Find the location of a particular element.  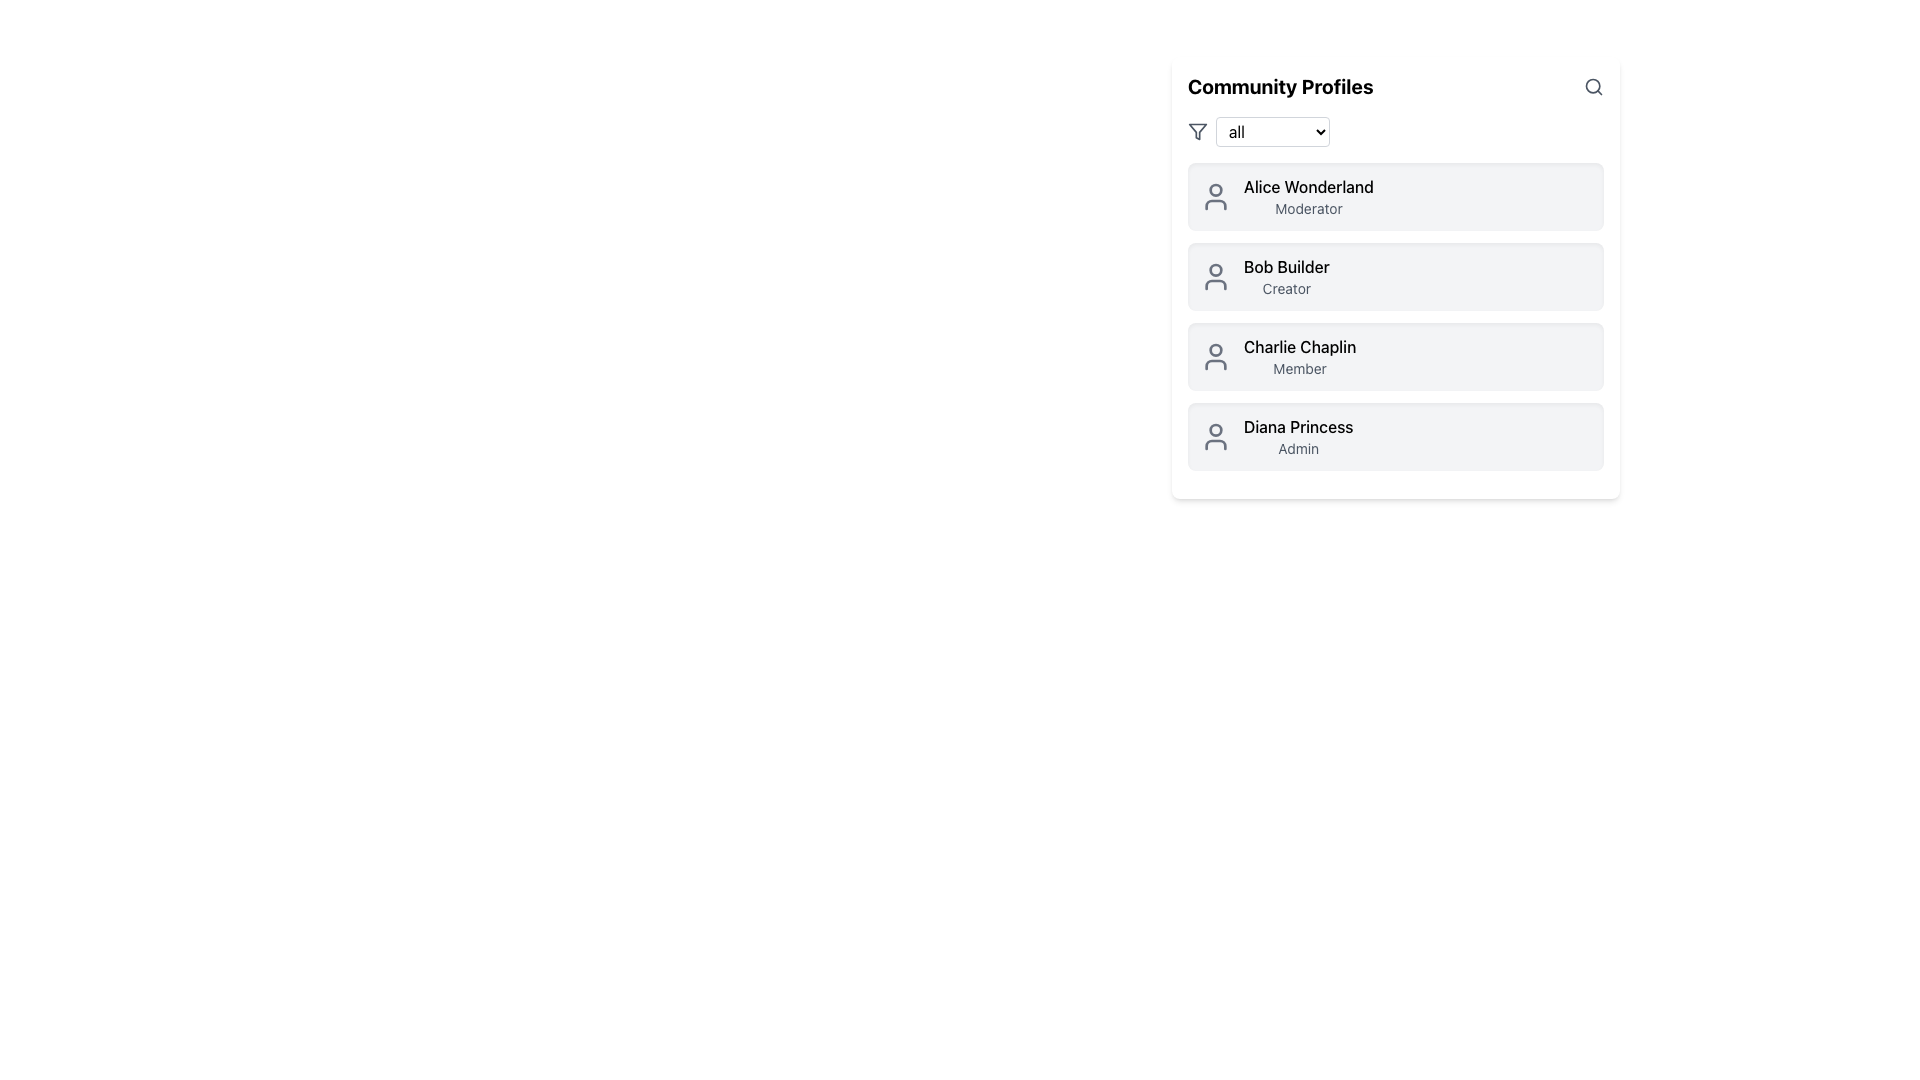

the Text Display element showing 'Bob Builder' and 'Creator', which is the second user entry in the community profiles list is located at coordinates (1286, 277).